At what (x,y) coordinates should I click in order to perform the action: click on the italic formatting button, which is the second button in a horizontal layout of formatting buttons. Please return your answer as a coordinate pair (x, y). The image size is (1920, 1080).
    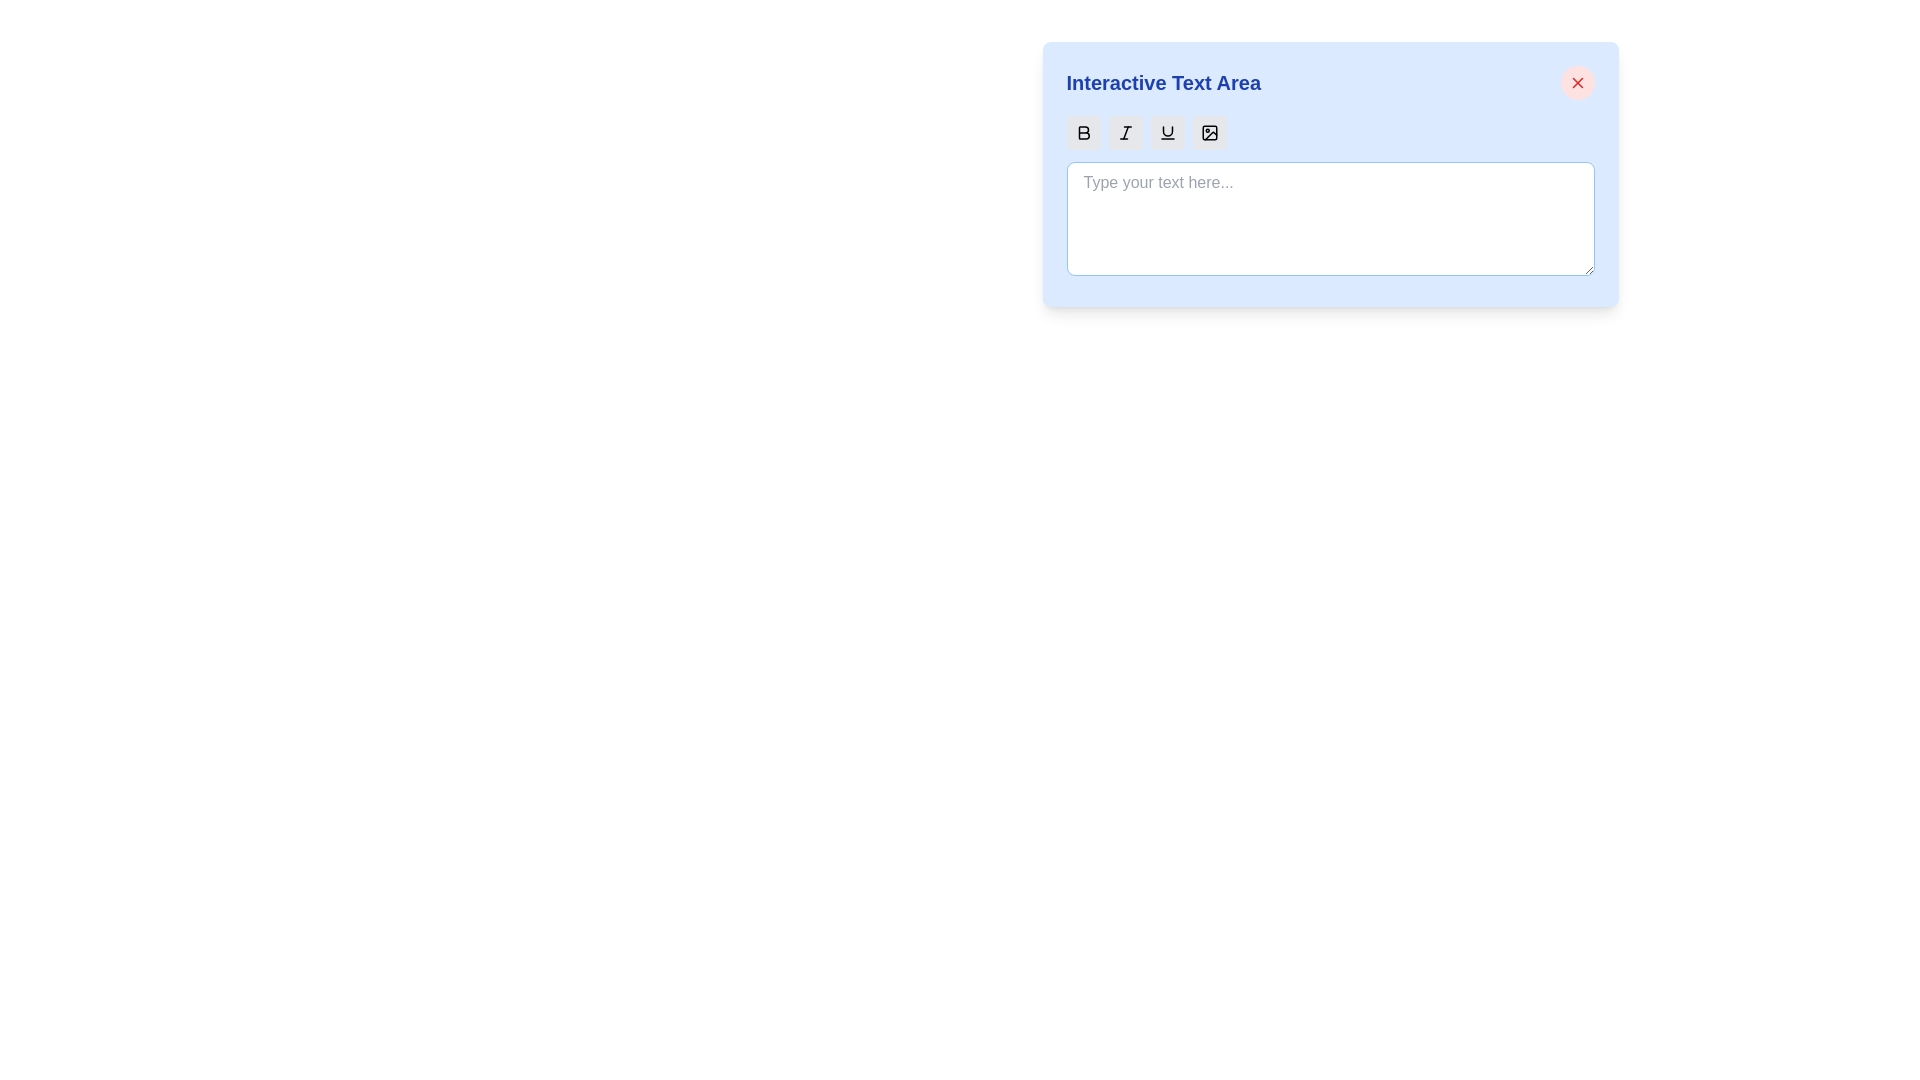
    Looking at the image, I should click on (1125, 132).